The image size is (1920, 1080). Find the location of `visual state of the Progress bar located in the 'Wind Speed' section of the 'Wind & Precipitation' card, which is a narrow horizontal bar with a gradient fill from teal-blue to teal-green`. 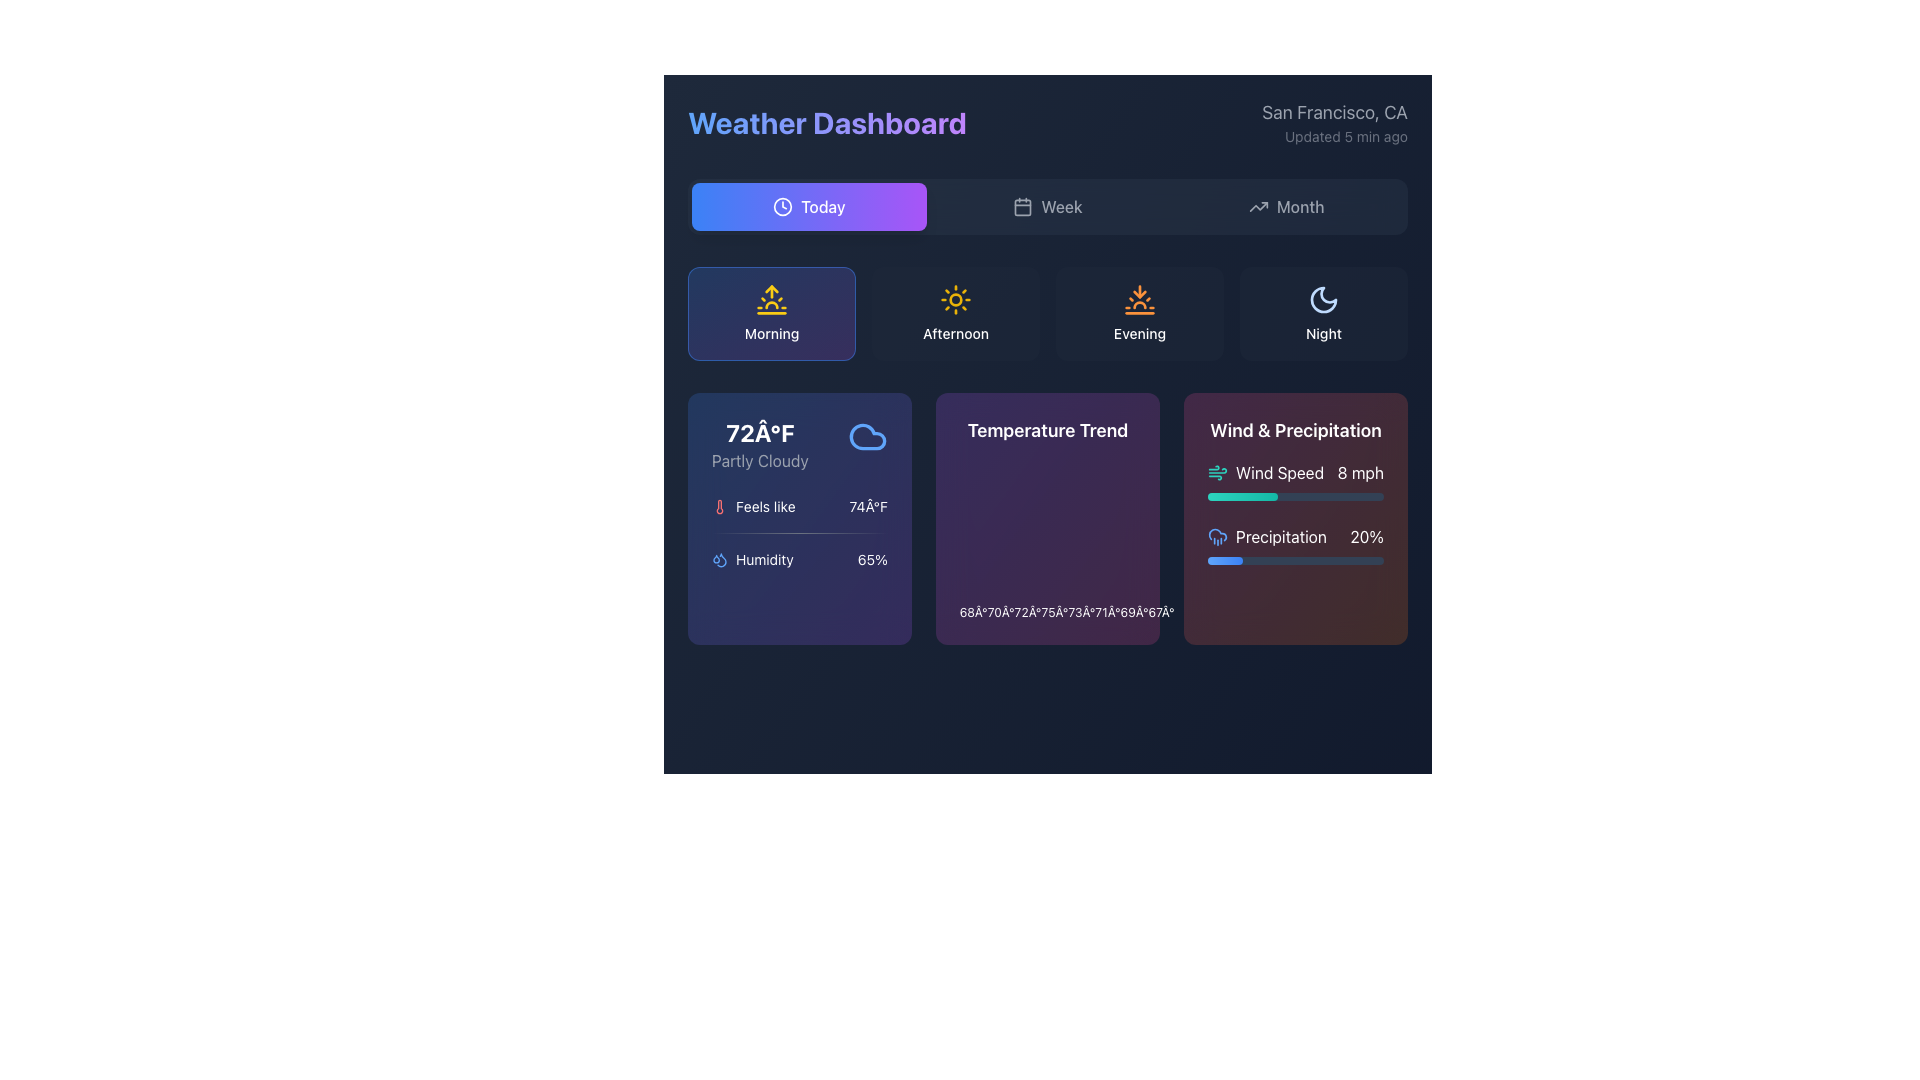

visual state of the Progress bar located in the 'Wind Speed' section of the 'Wind & Precipitation' card, which is a narrow horizontal bar with a gradient fill from teal-blue to teal-green is located at coordinates (1242, 496).